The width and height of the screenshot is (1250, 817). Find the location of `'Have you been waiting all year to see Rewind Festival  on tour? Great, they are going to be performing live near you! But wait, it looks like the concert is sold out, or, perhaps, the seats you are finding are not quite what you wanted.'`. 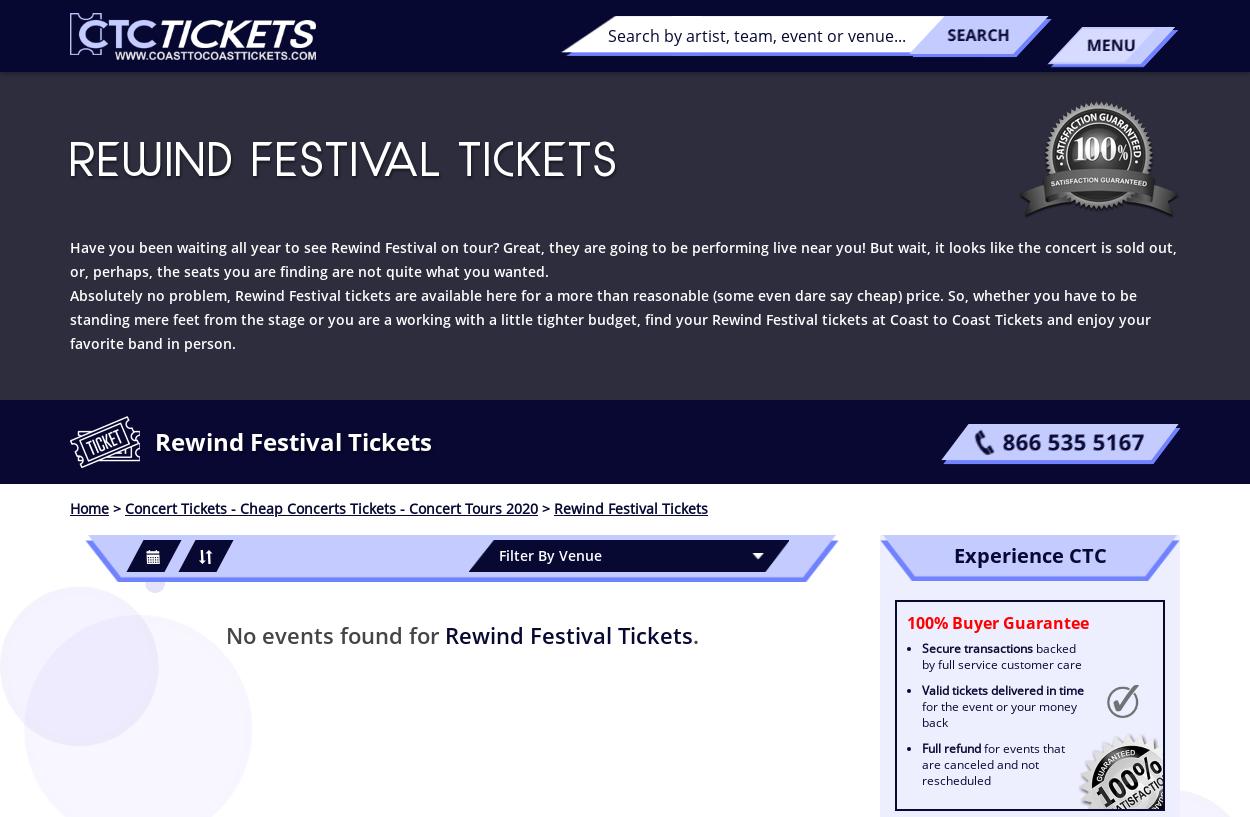

'Have you been waiting all year to see Rewind Festival  on tour? Great, they are going to be performing live near you! But wait, it looks like the concert is sold out, or, perhaps, the seats you are finding are not quite what you wanted.' is located at coordinates (622, 259).